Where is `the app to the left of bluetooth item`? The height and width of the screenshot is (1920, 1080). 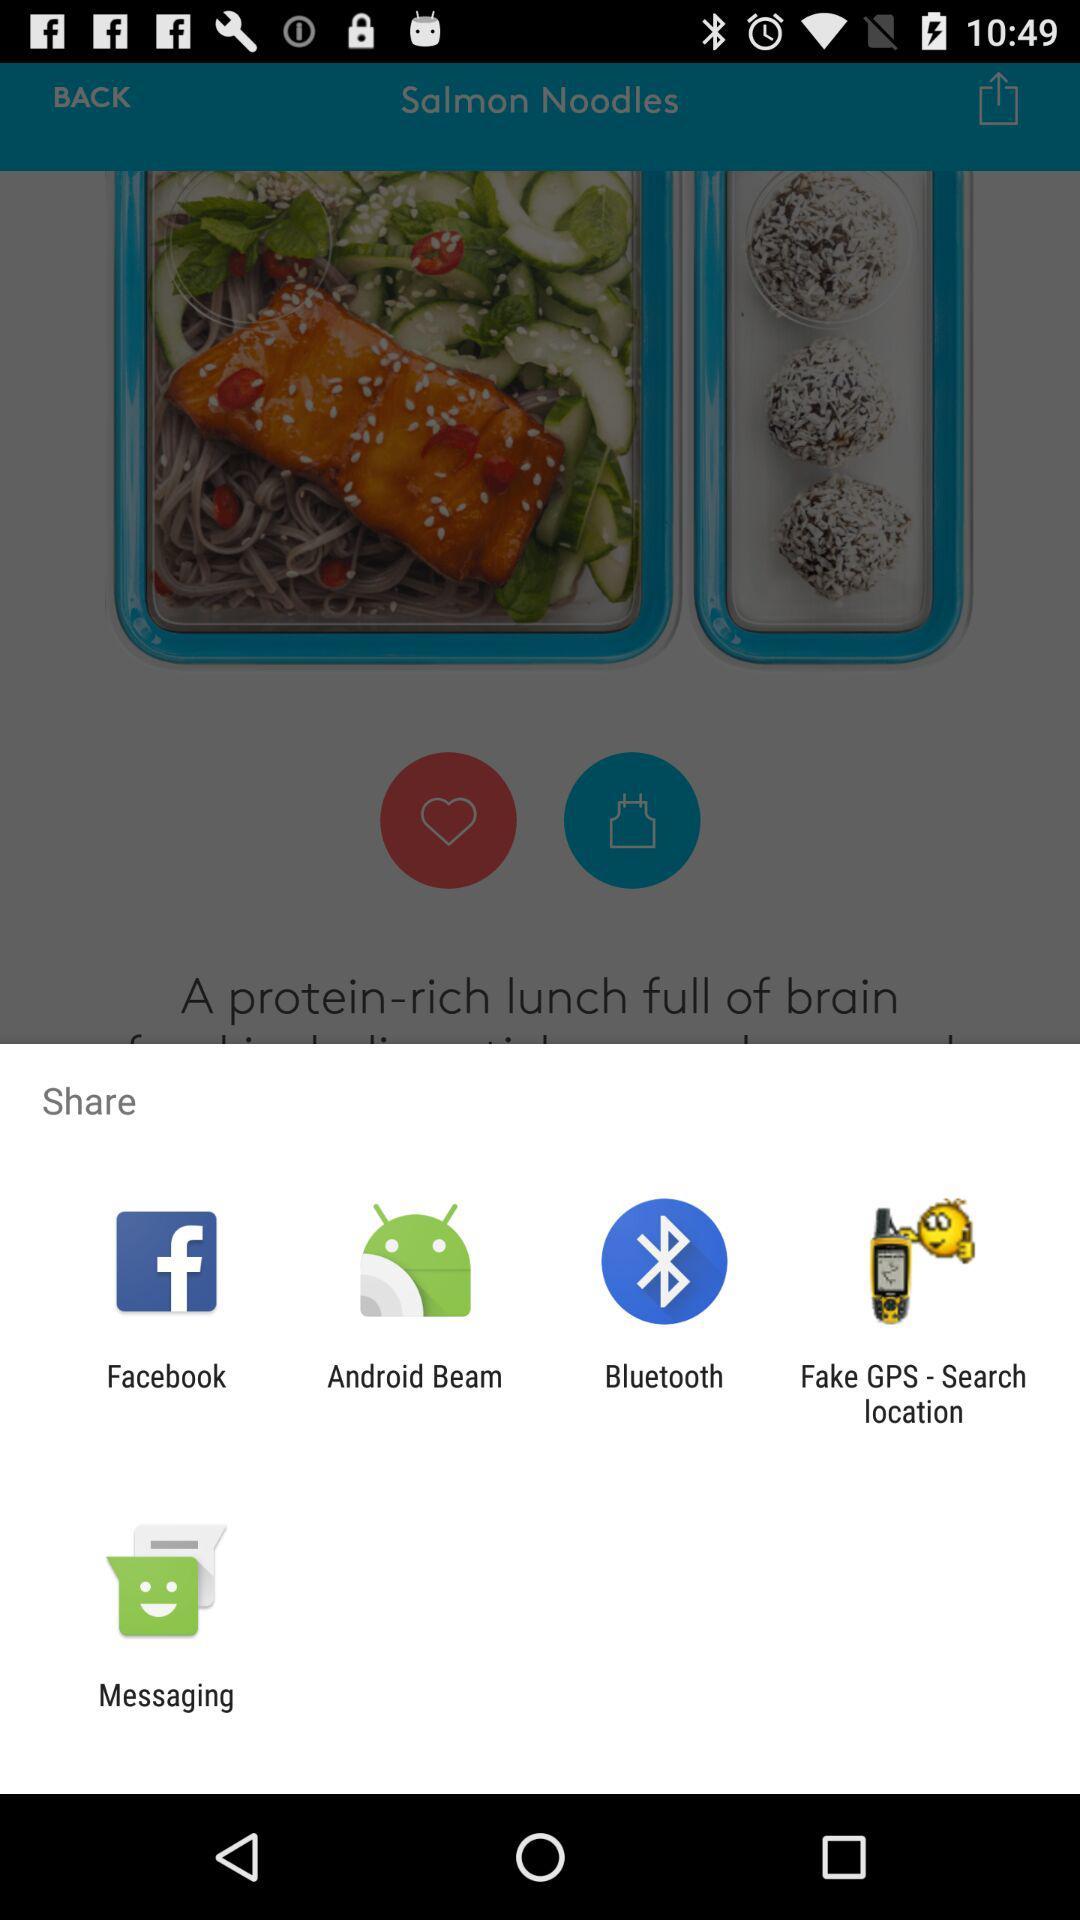
the app to the left of bluetooth item is located at coordinates (414, 1392).